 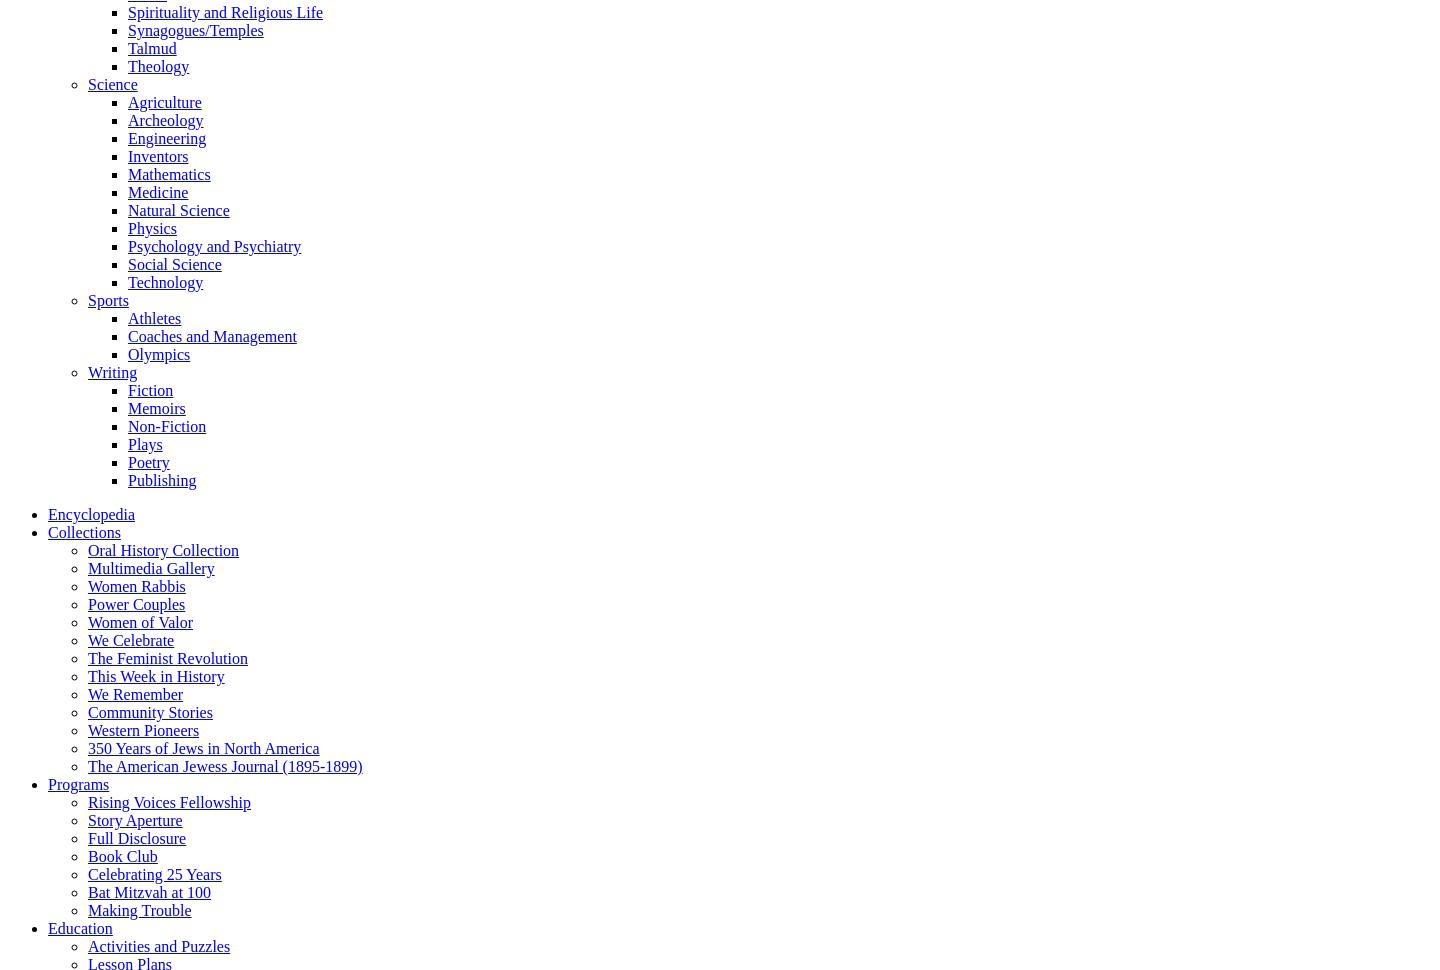 I want to click on 'Engineering', so click(x=166, y=137).